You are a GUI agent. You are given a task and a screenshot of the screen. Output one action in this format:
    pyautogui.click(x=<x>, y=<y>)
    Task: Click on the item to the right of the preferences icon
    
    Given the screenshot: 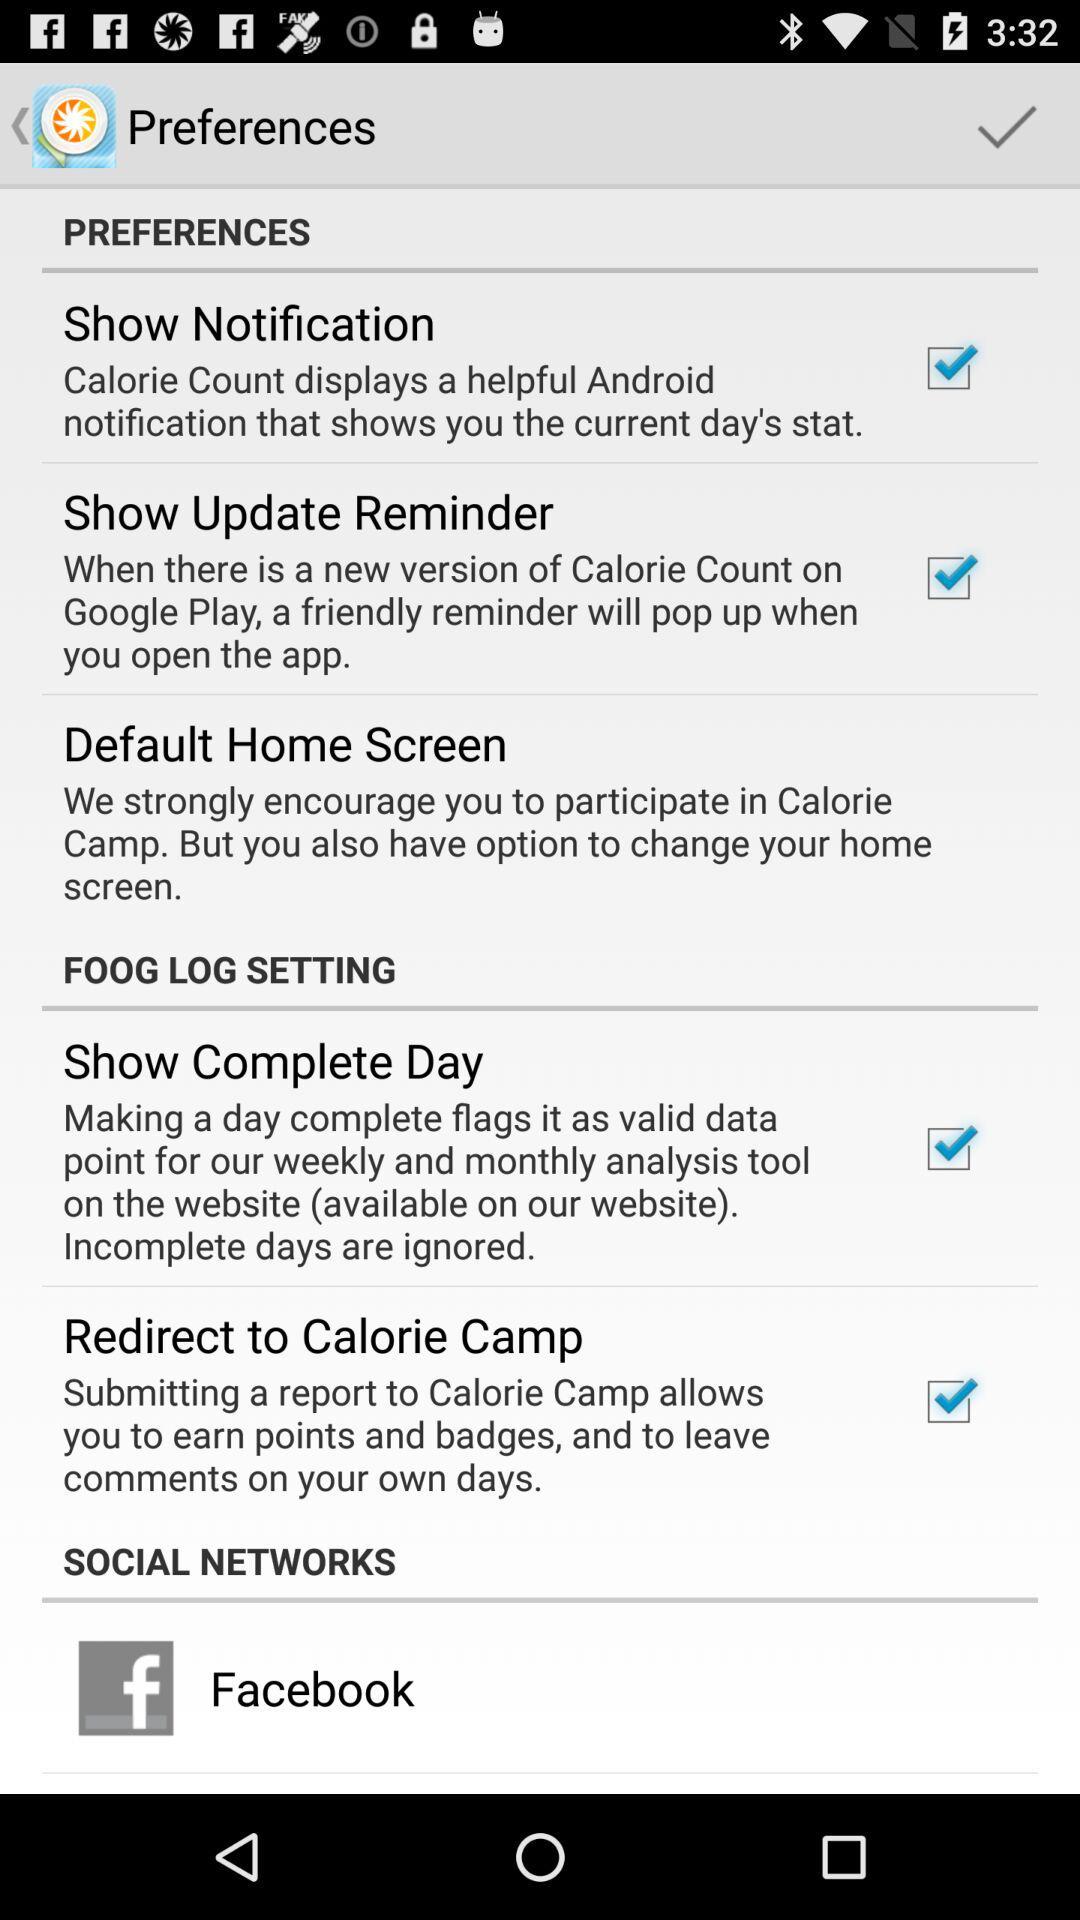 What is the action you would take?
    pyautogui.click(x=1006, y=124)
    